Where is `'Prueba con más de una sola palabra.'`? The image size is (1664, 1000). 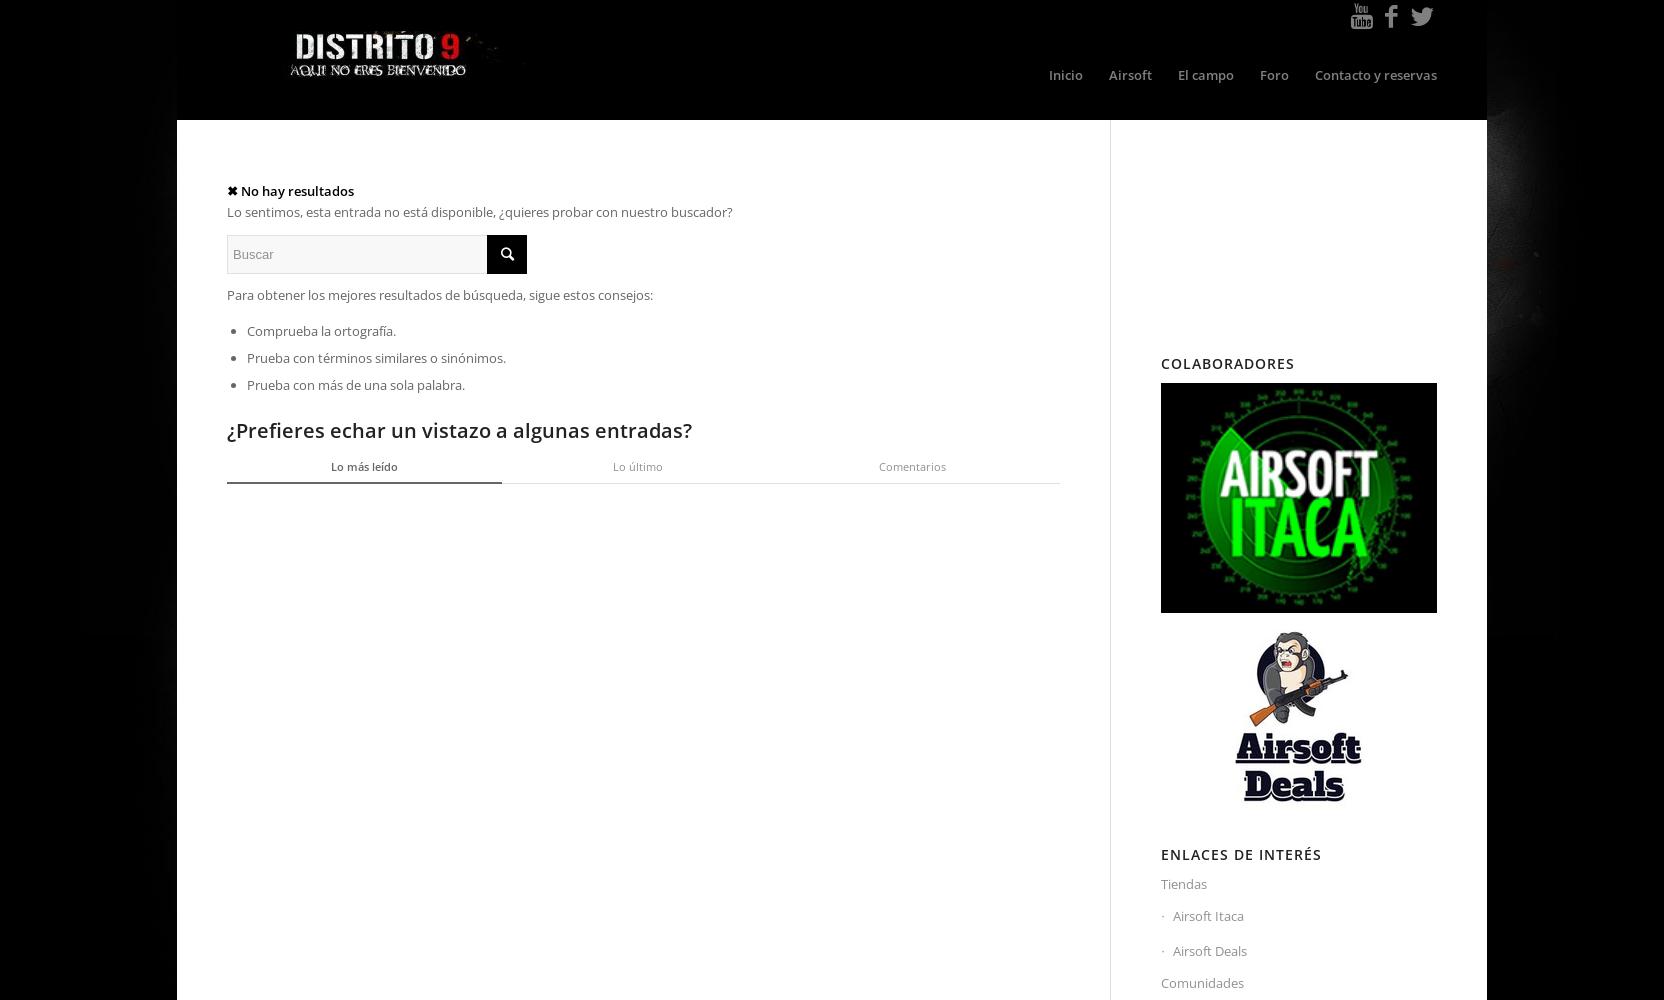
'Prueba con más de una sola palabra.' is located at coordinates (355, 385).